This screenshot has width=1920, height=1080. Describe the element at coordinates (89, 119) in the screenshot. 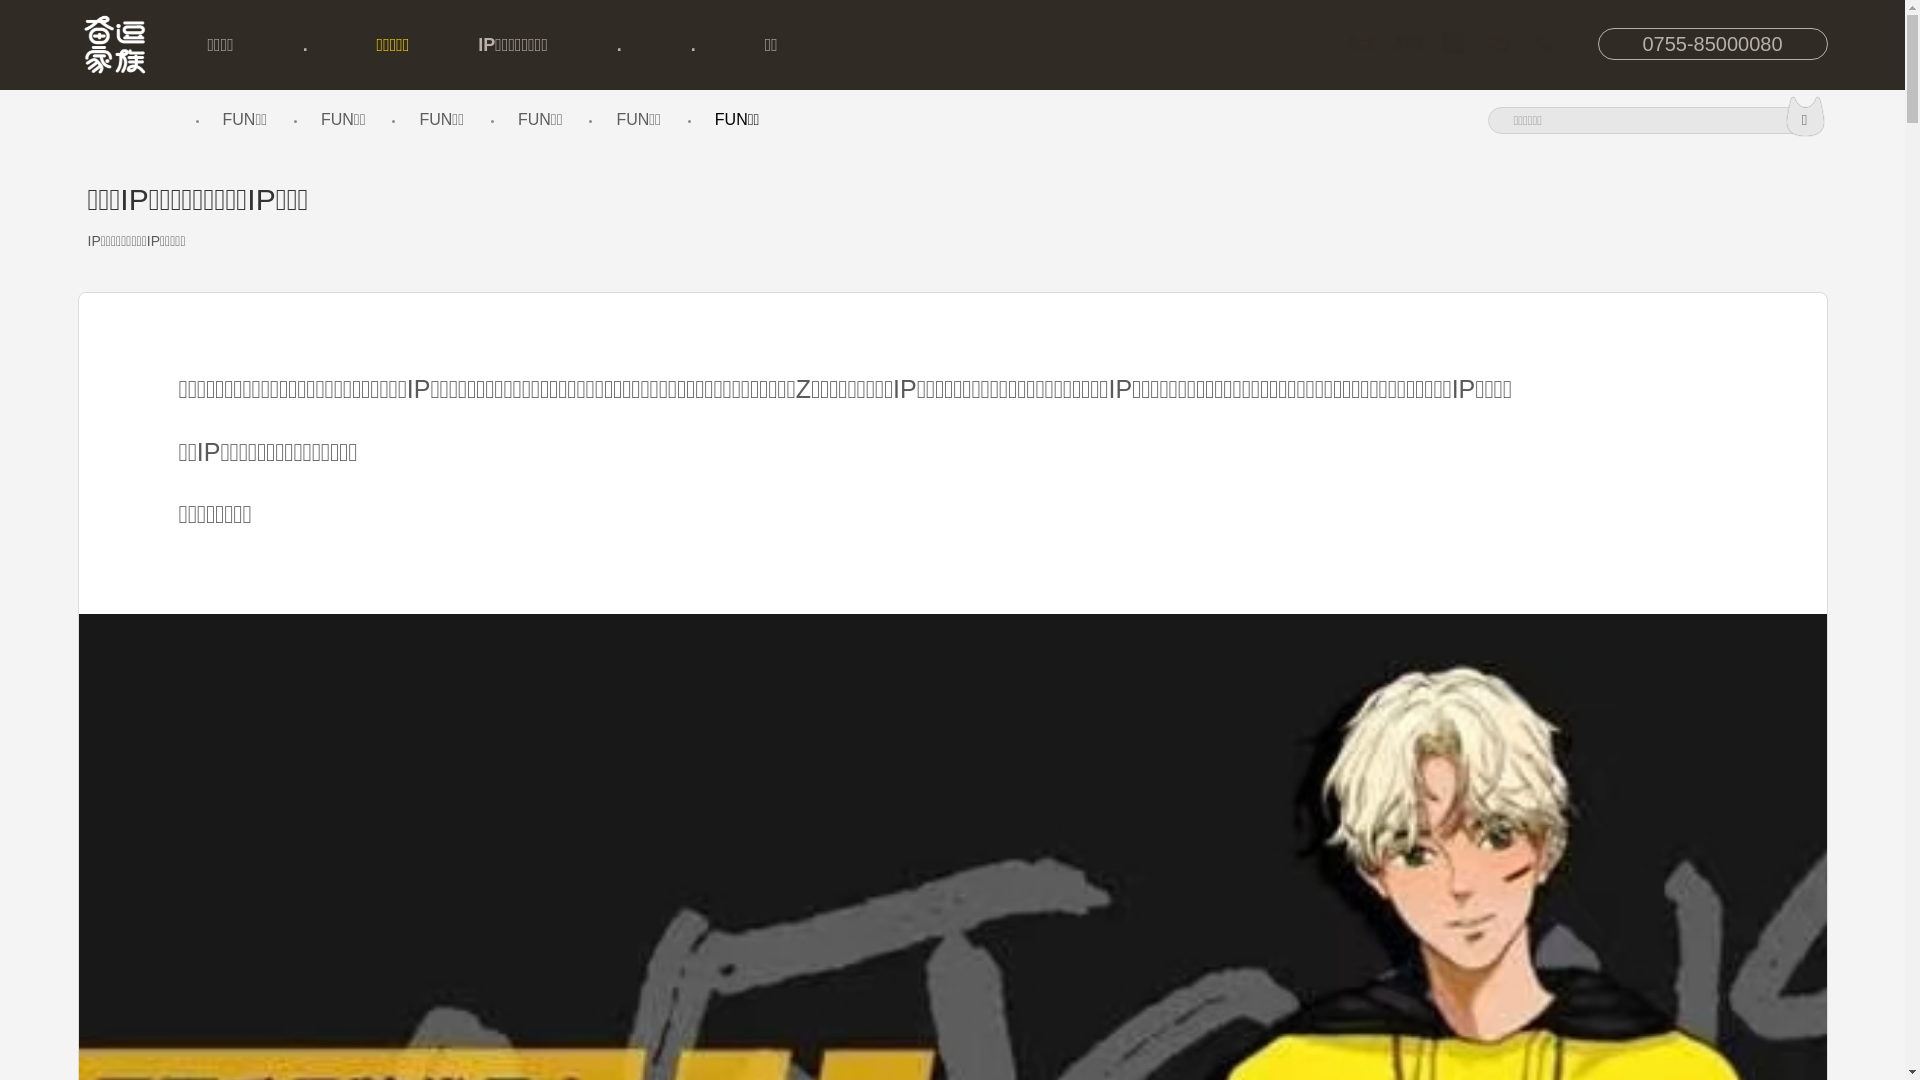

I see `'Music On/Off'` at that location.